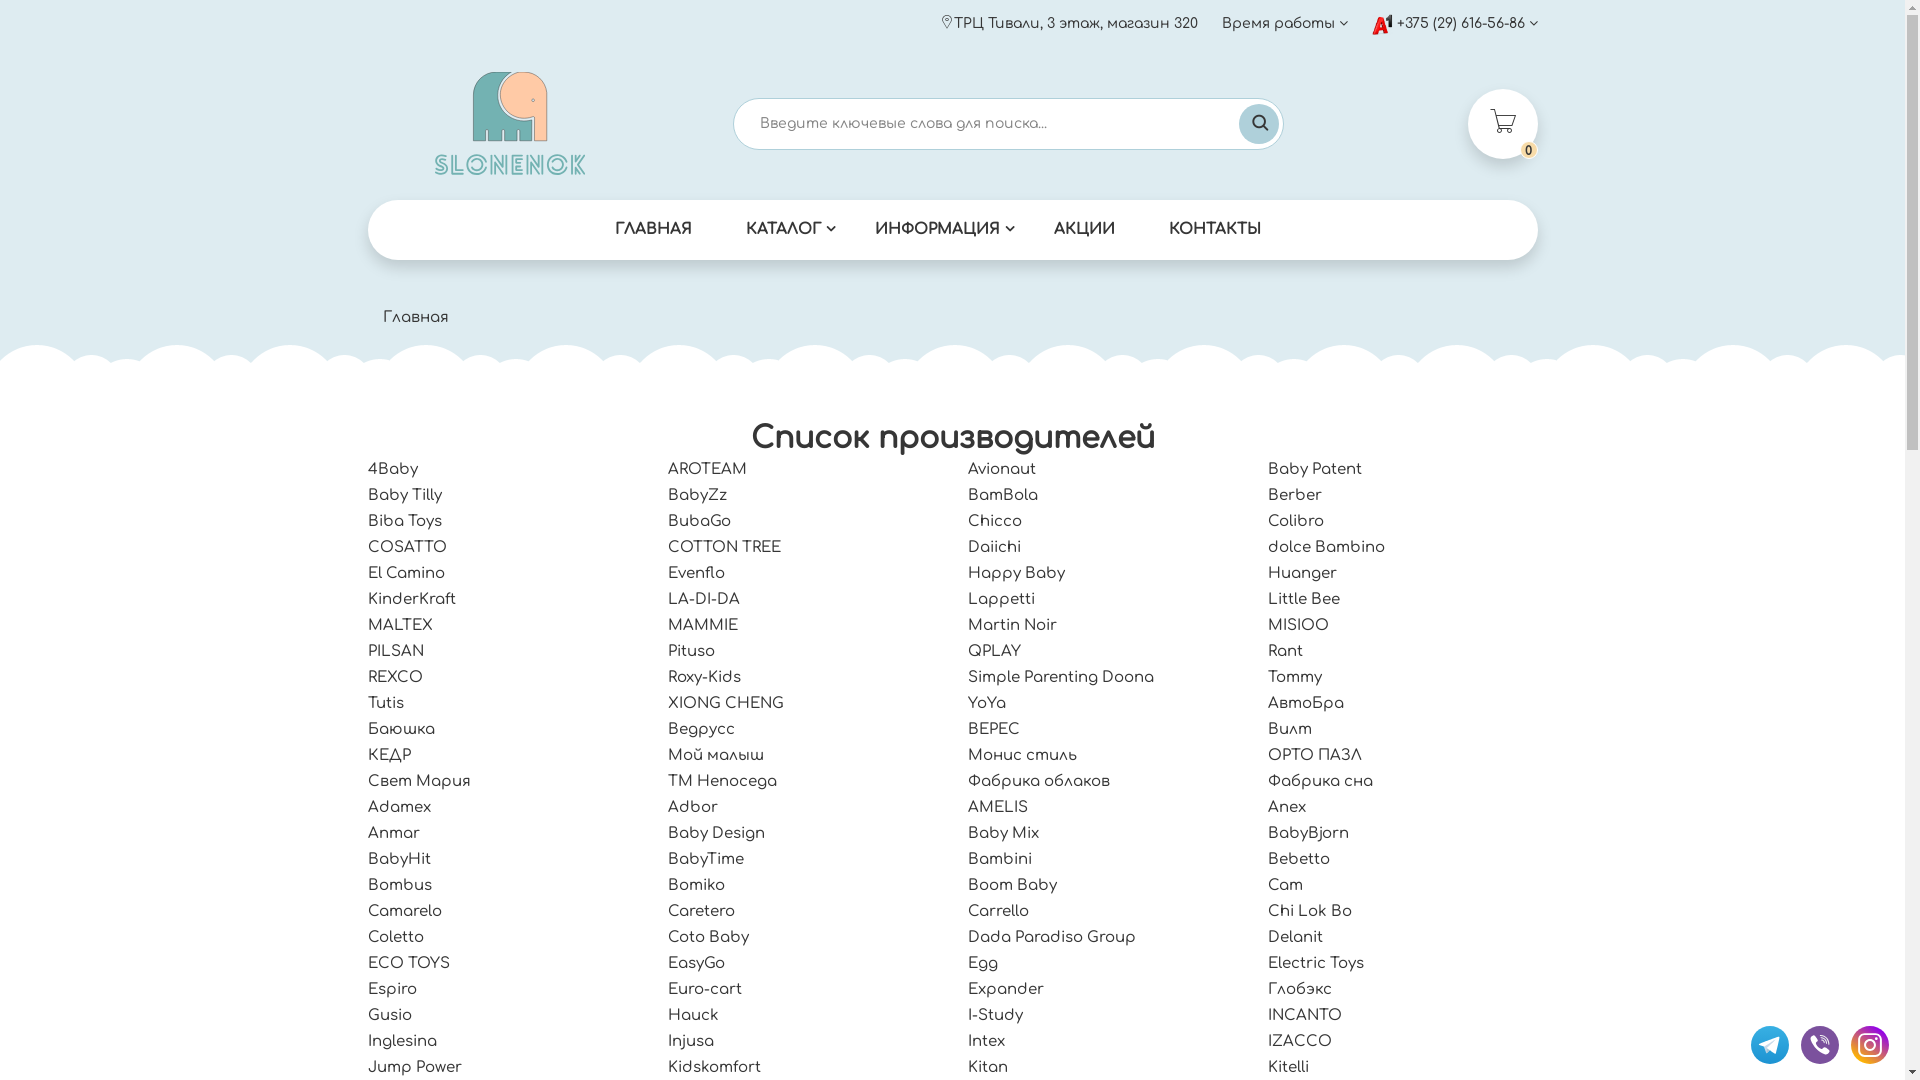  Describe the element at coordinates (667, 833) in the screenshot. I see `'Baby Design'` at that location.